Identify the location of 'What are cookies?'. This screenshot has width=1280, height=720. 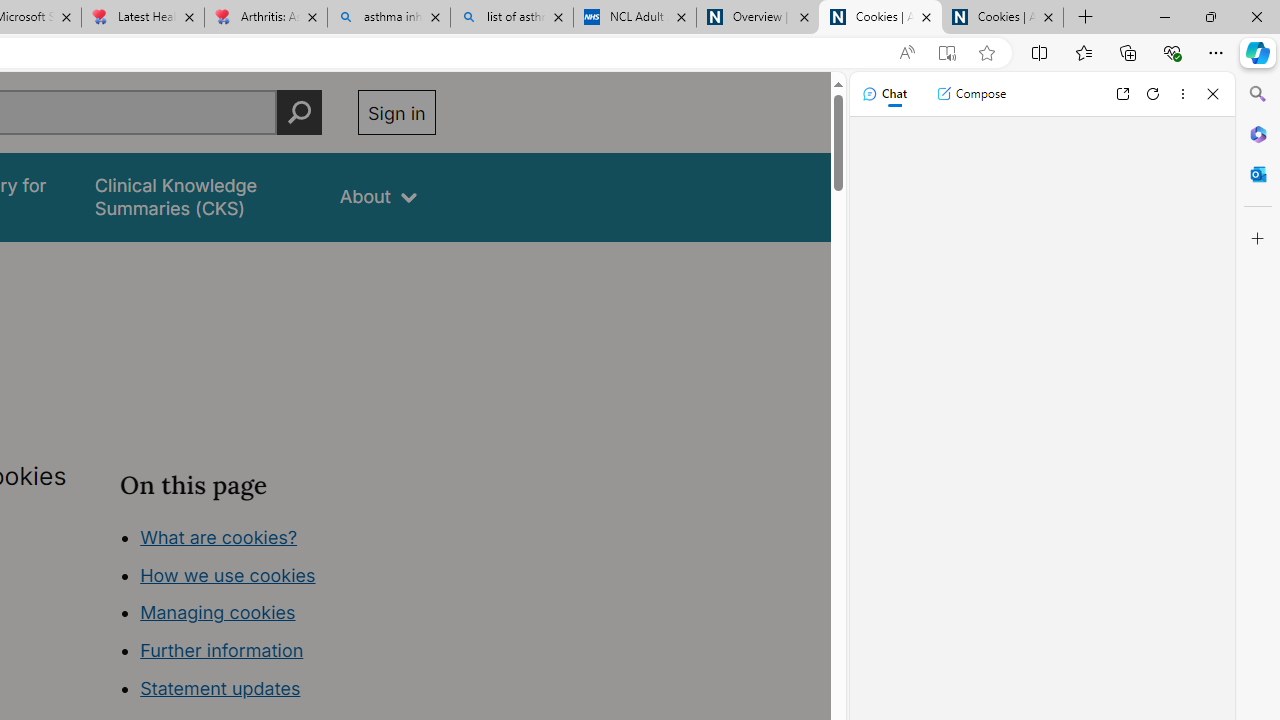
(218, 536).